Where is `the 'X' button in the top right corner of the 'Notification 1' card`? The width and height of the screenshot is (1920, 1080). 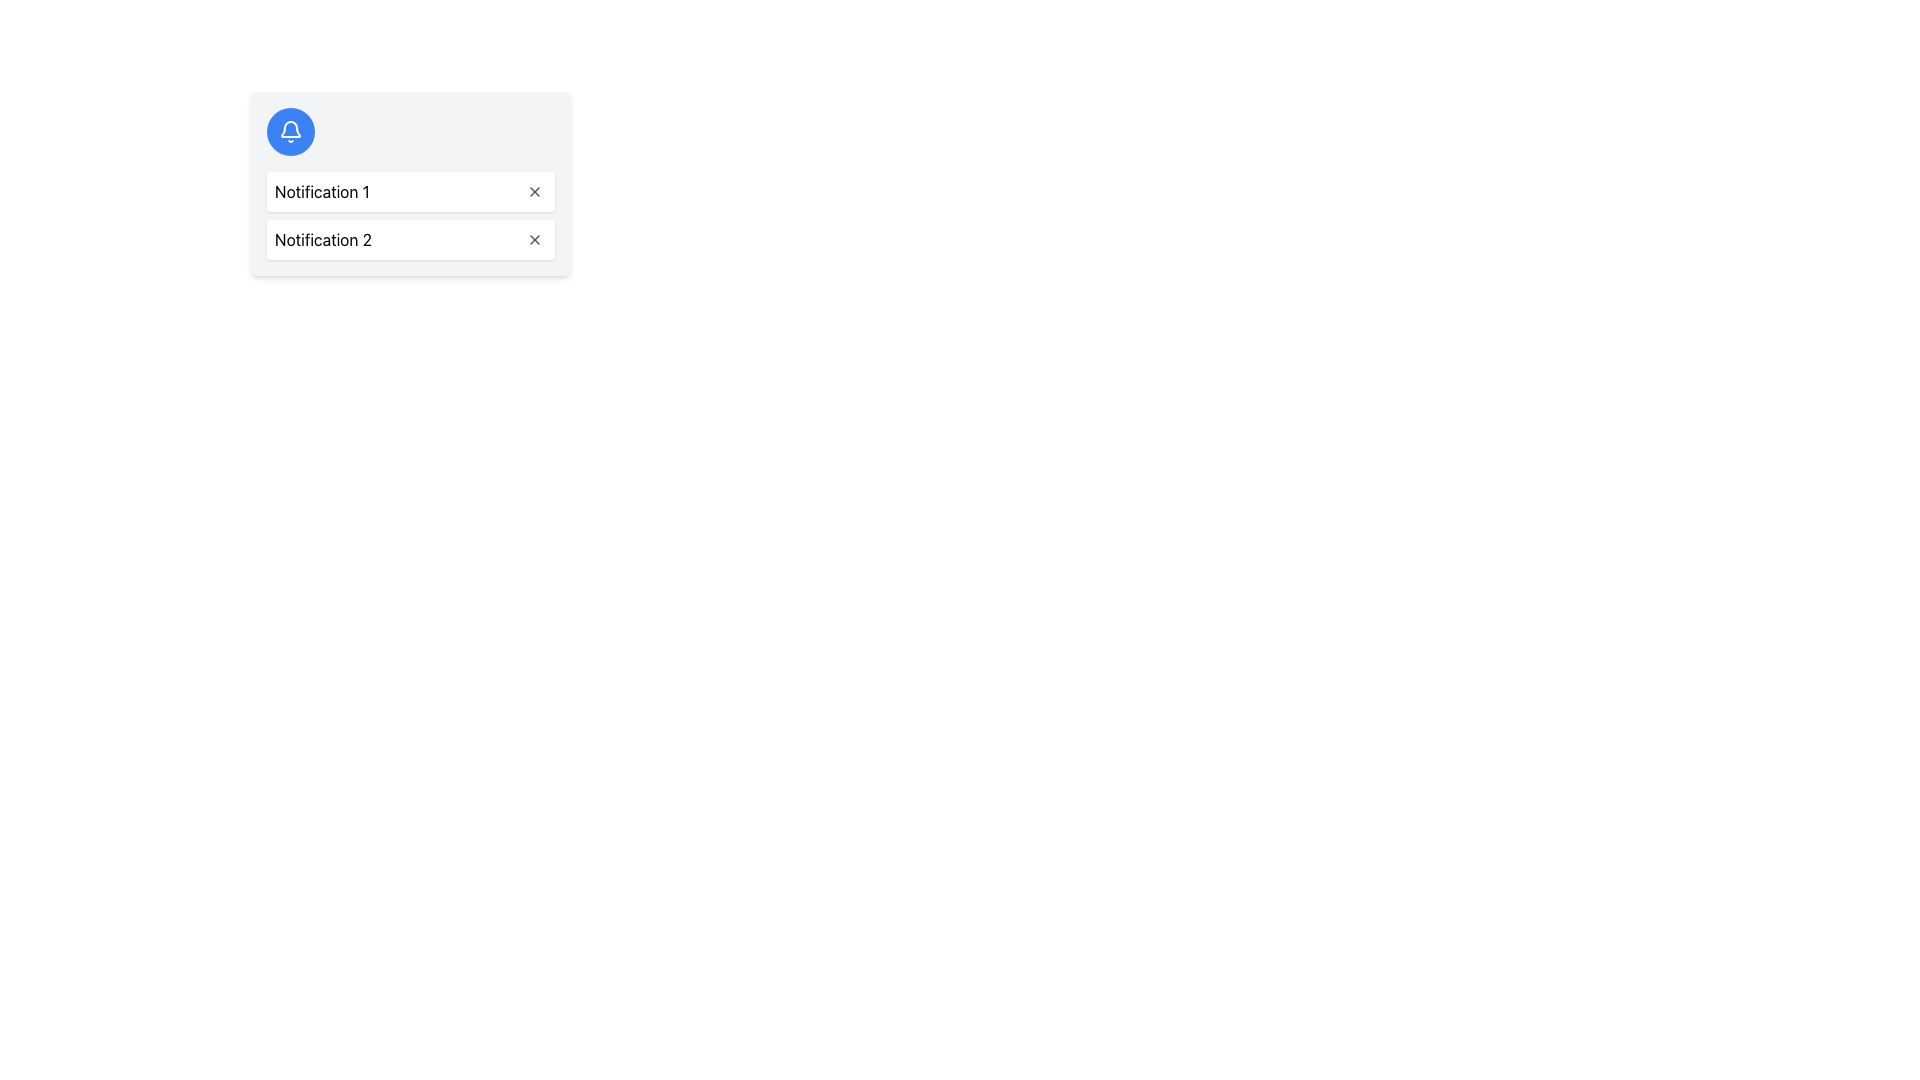
the 'X' button in the top right corner of the 'Notification 1' card is located at coordinates (534, 192).